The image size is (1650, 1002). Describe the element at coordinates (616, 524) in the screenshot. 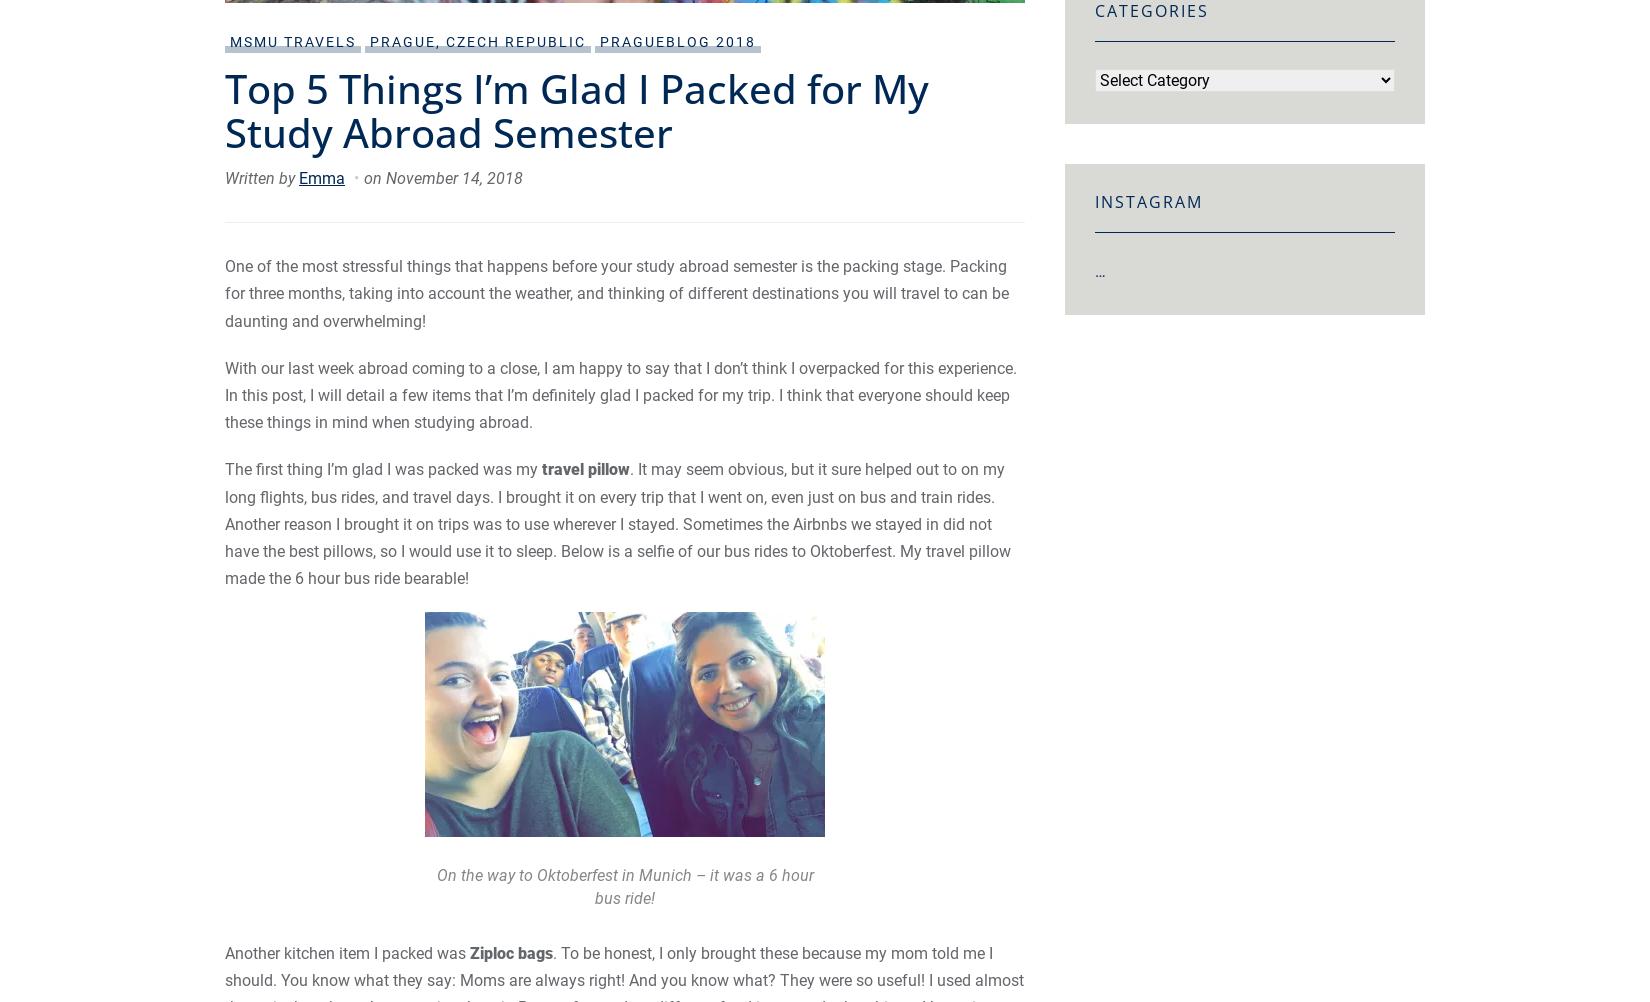

I see `'. It may seem obvious, but it sure helped out to on my long flights, bus rides, and travel days. I brought it on every trip that I went on, even just on bus and train rides. Another reason I brought it on trips was to use wherever I stayed. Sometimes the Airbnbs we stayed in did not have the best pillows, so I would use it to sleep. Below is a selfie of our bus rides to Oktoberfest. My travel pillow made the 6 hour bus ride bearable!'` at that location.